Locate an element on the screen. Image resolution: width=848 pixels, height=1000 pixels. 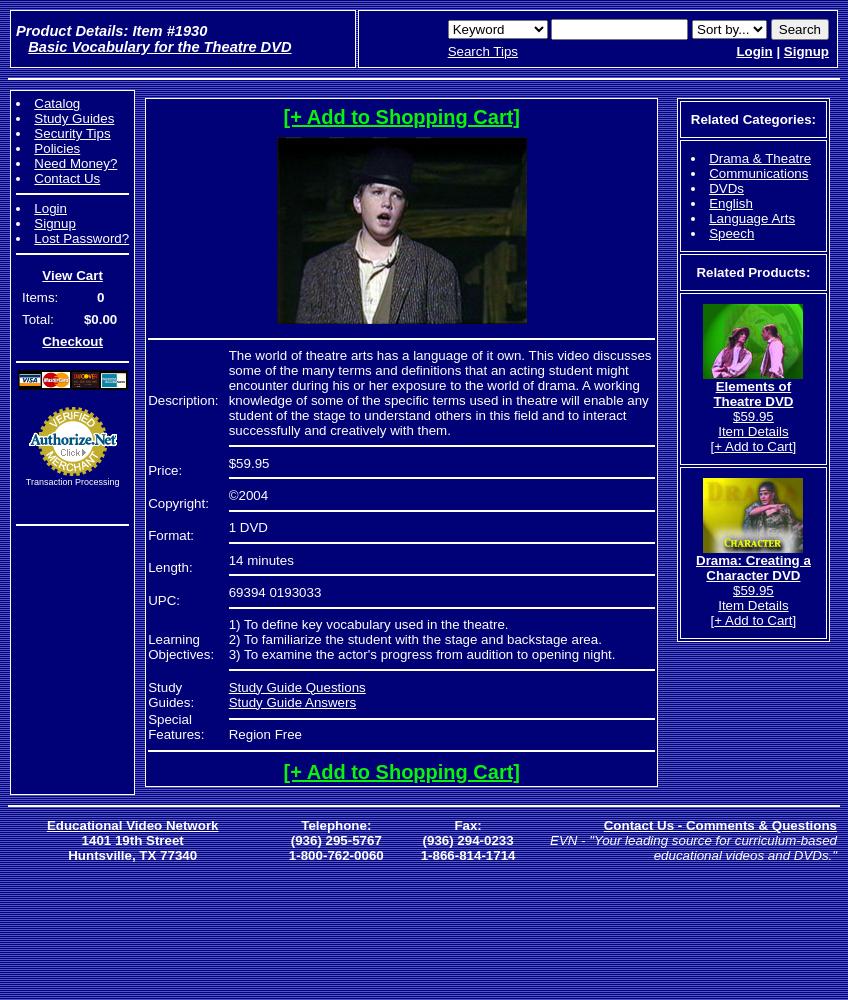
'|' is located at coordinates (776, 51).